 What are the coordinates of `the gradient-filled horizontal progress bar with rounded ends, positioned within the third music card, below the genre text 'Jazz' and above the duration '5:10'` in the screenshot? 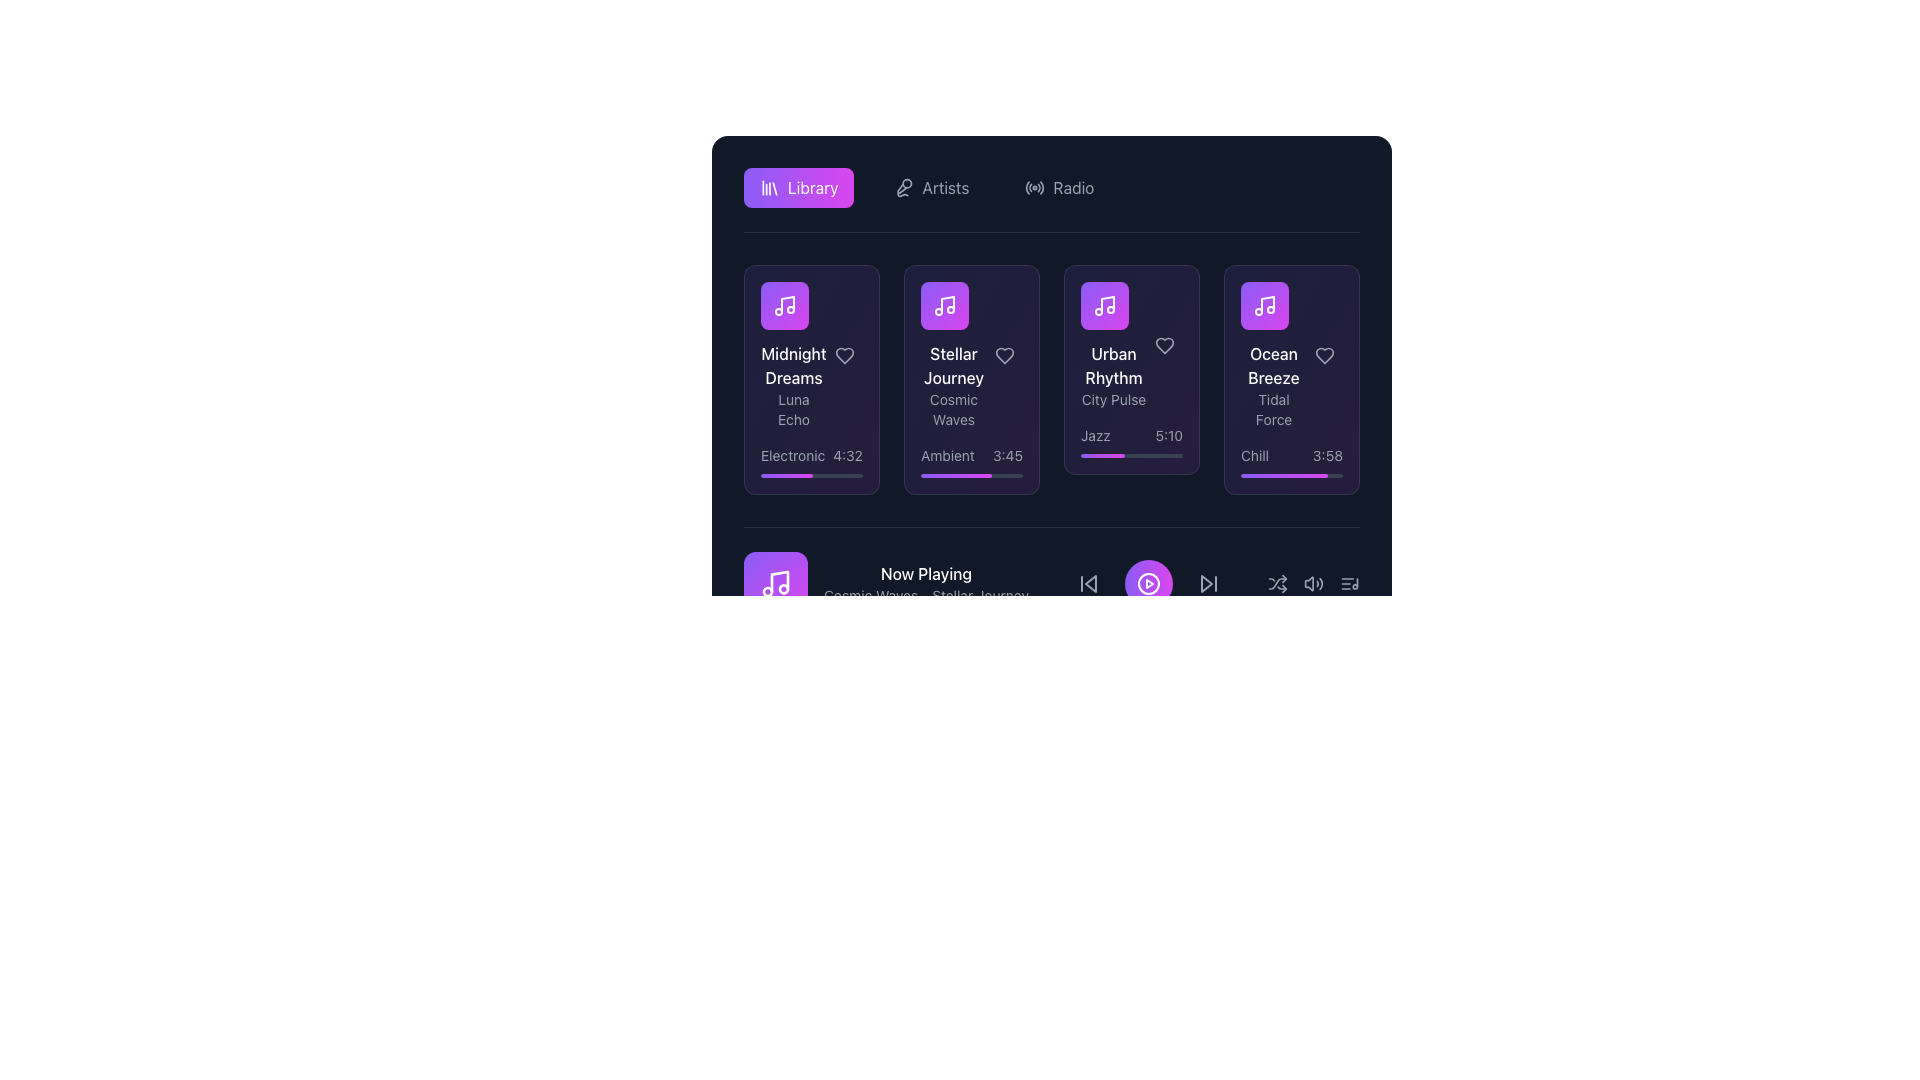 It's located at (1101, 455).